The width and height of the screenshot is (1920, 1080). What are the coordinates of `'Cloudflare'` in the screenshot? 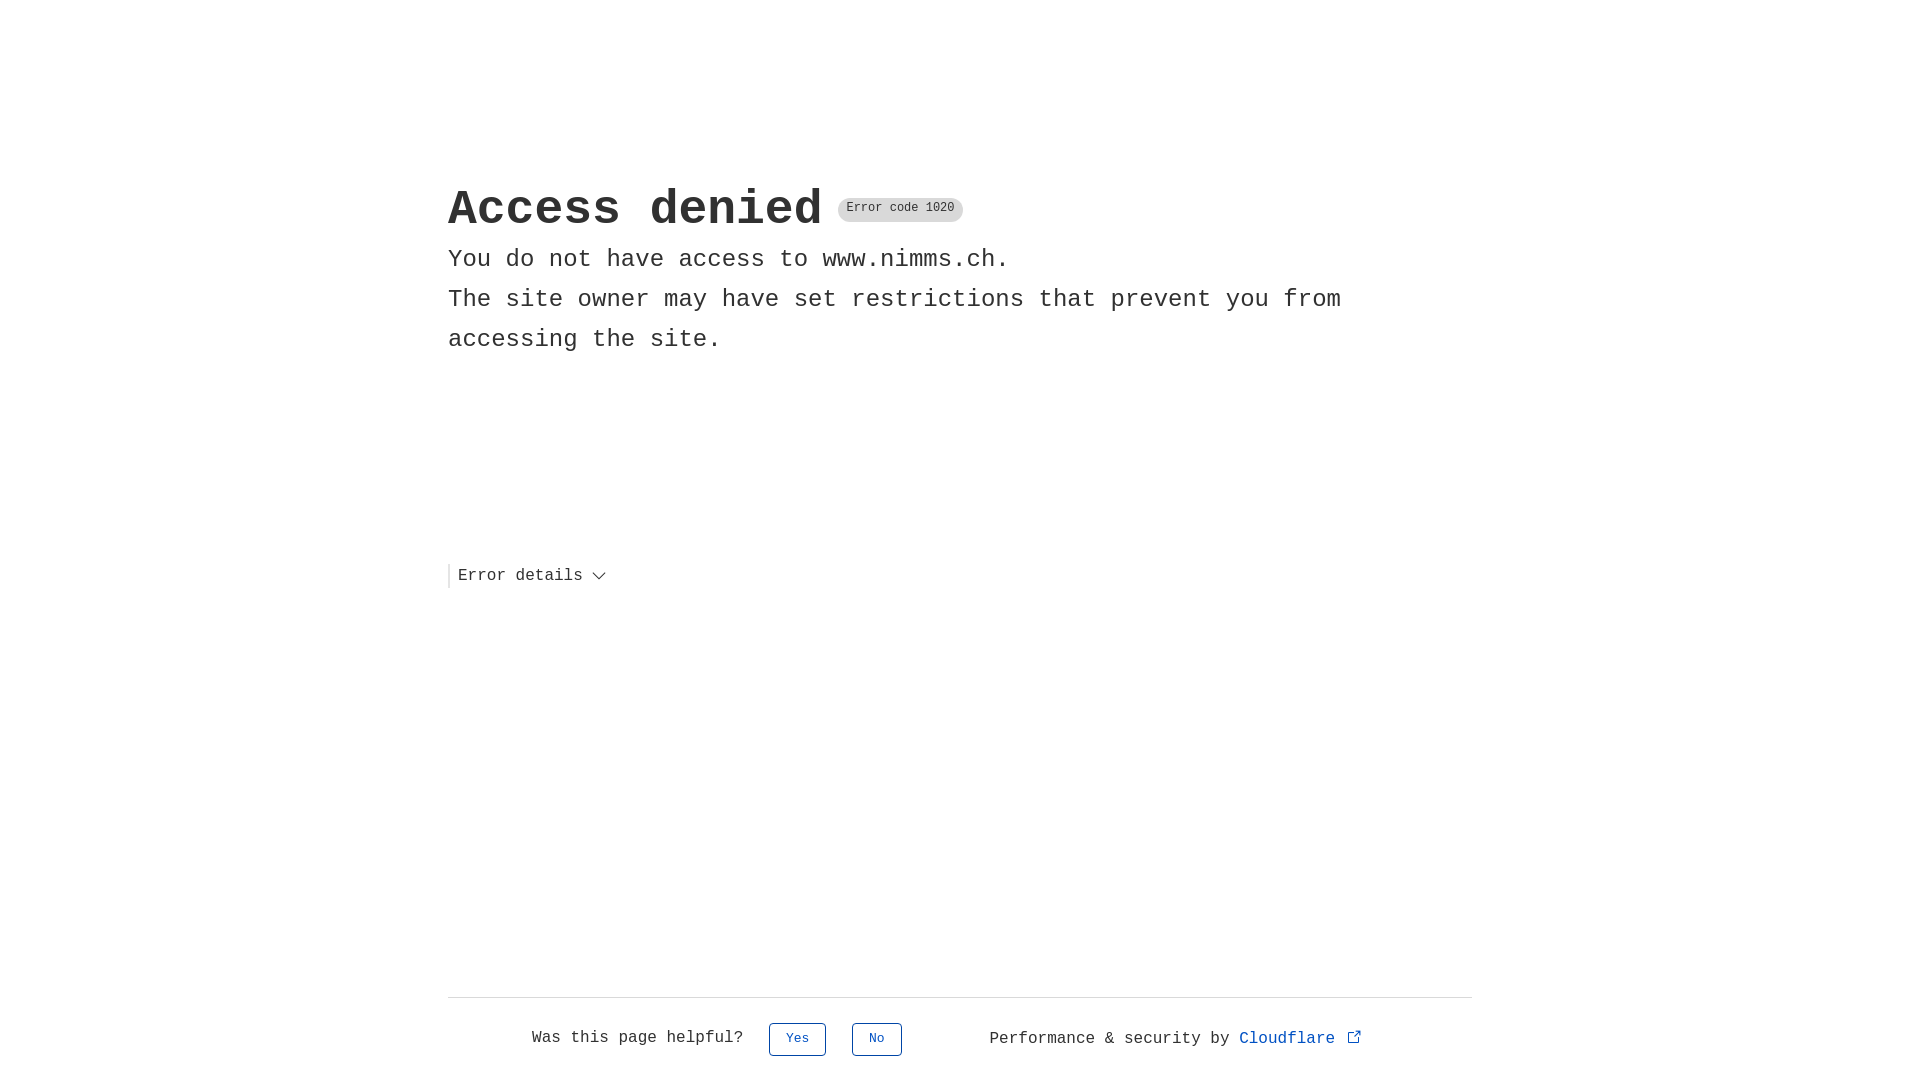 It's located at (1301, 1037).